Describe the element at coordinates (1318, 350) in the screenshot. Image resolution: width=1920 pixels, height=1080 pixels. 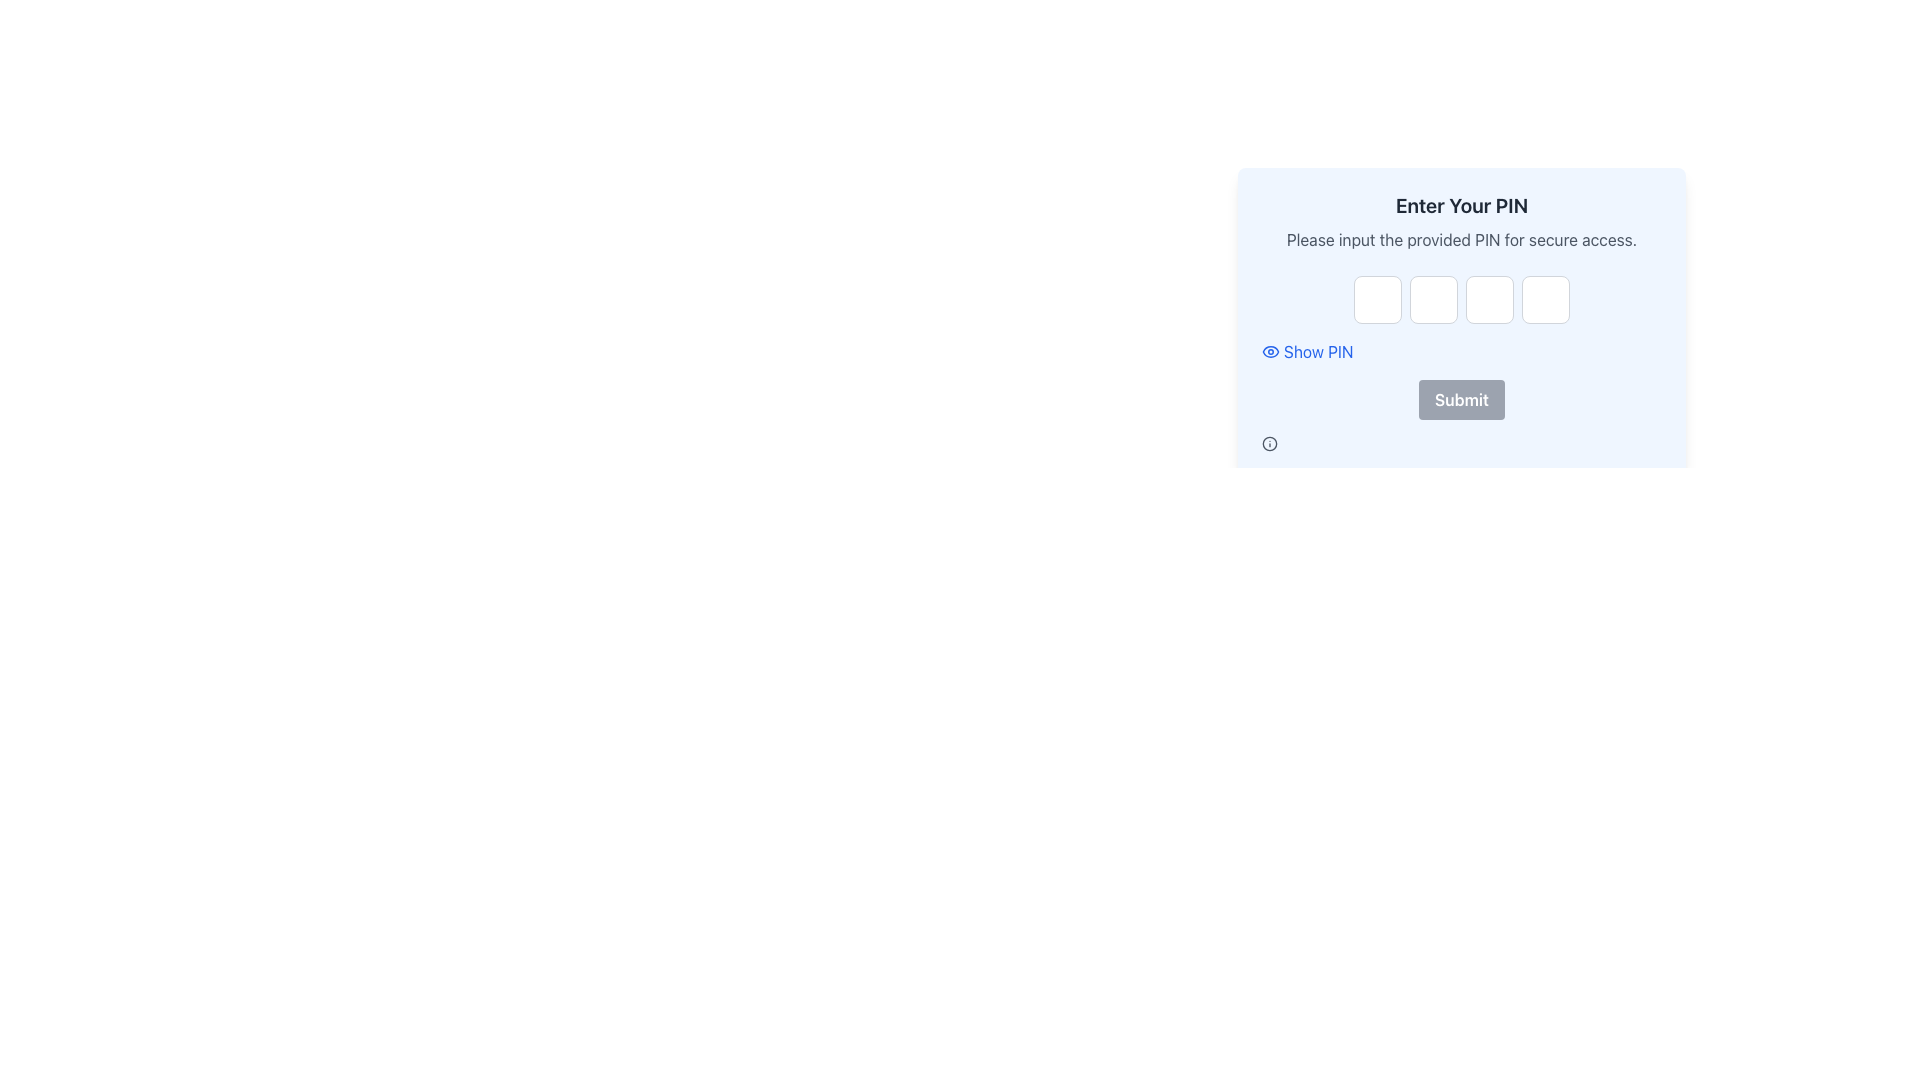
I see `the 'Show PIN' text label, which is displayed in blue and aligned horizontally next to an eye icon` at that location.